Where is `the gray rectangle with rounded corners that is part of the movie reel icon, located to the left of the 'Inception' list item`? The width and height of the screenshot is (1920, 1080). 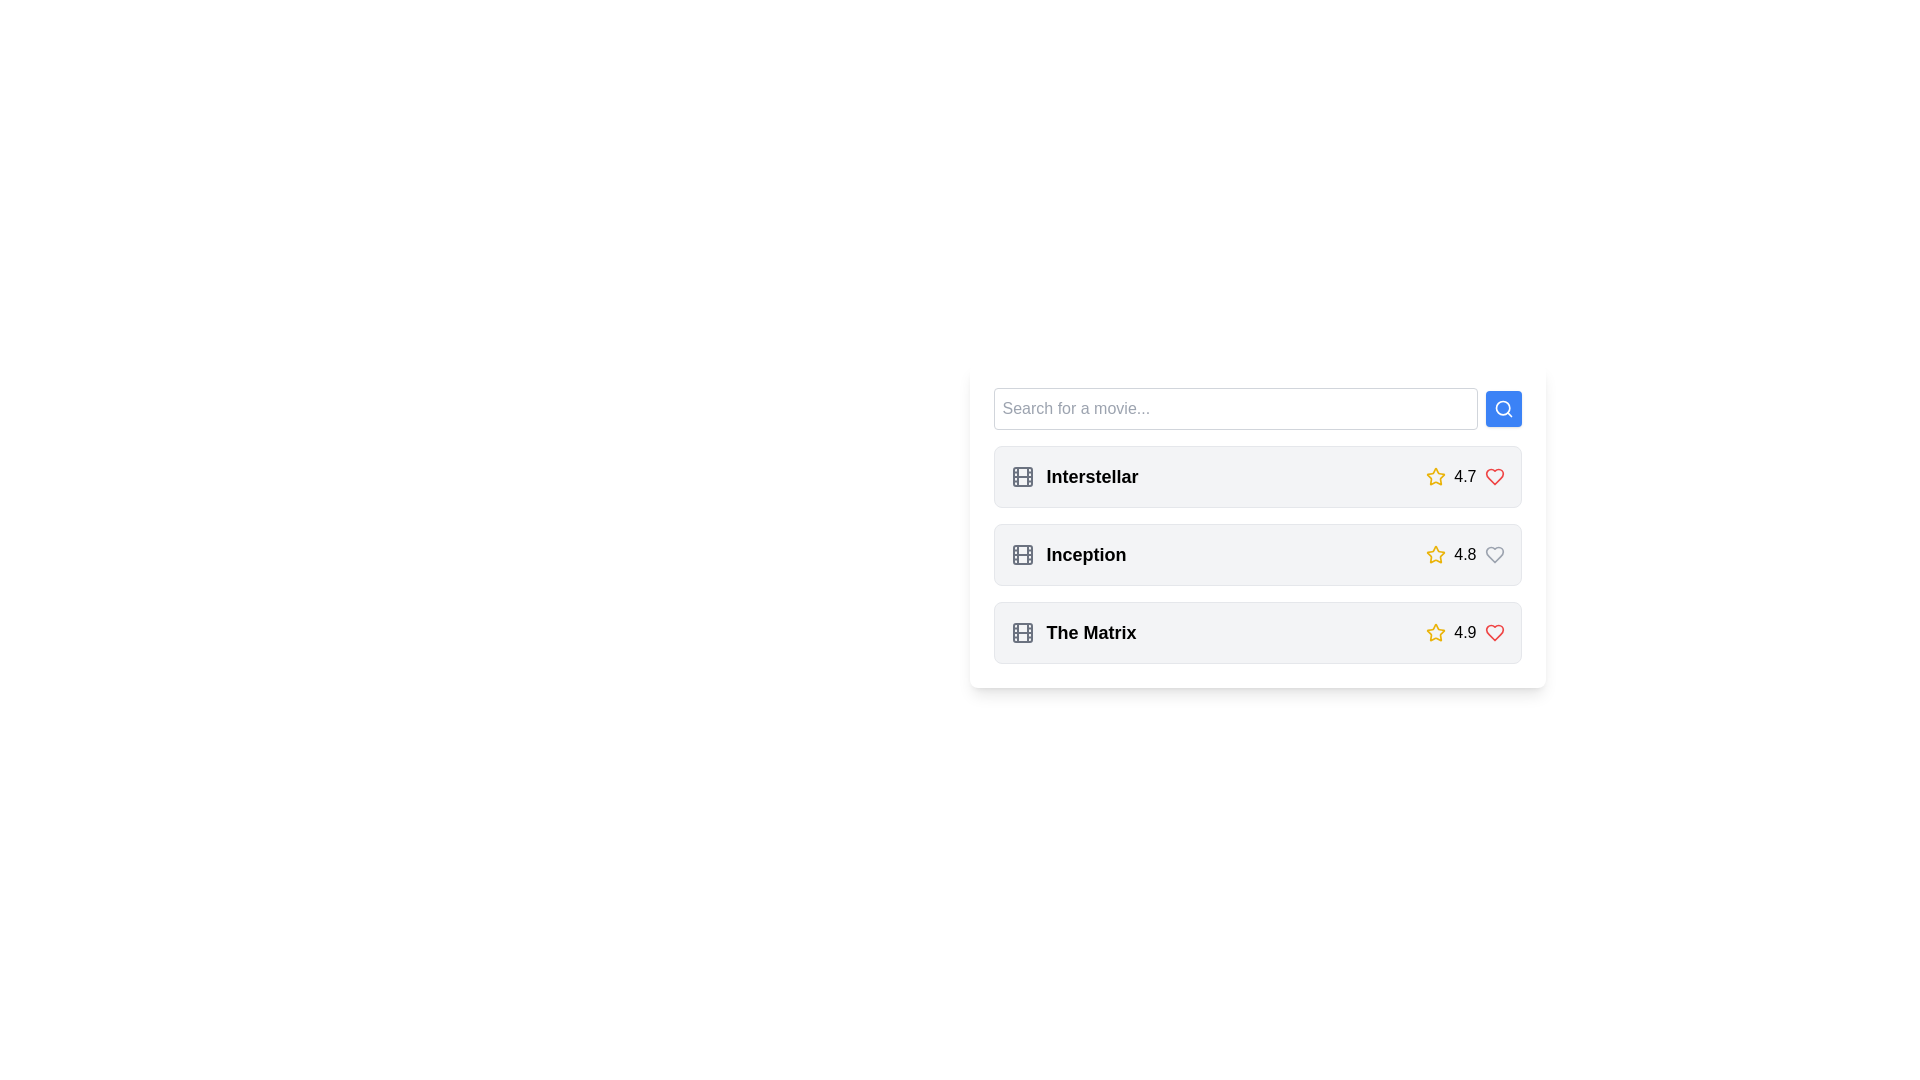
the gray rectangle with rounded corners that is part of the movie reel icon, located to the left of the 'Inception' list item is located at coordinates (1022, 555).